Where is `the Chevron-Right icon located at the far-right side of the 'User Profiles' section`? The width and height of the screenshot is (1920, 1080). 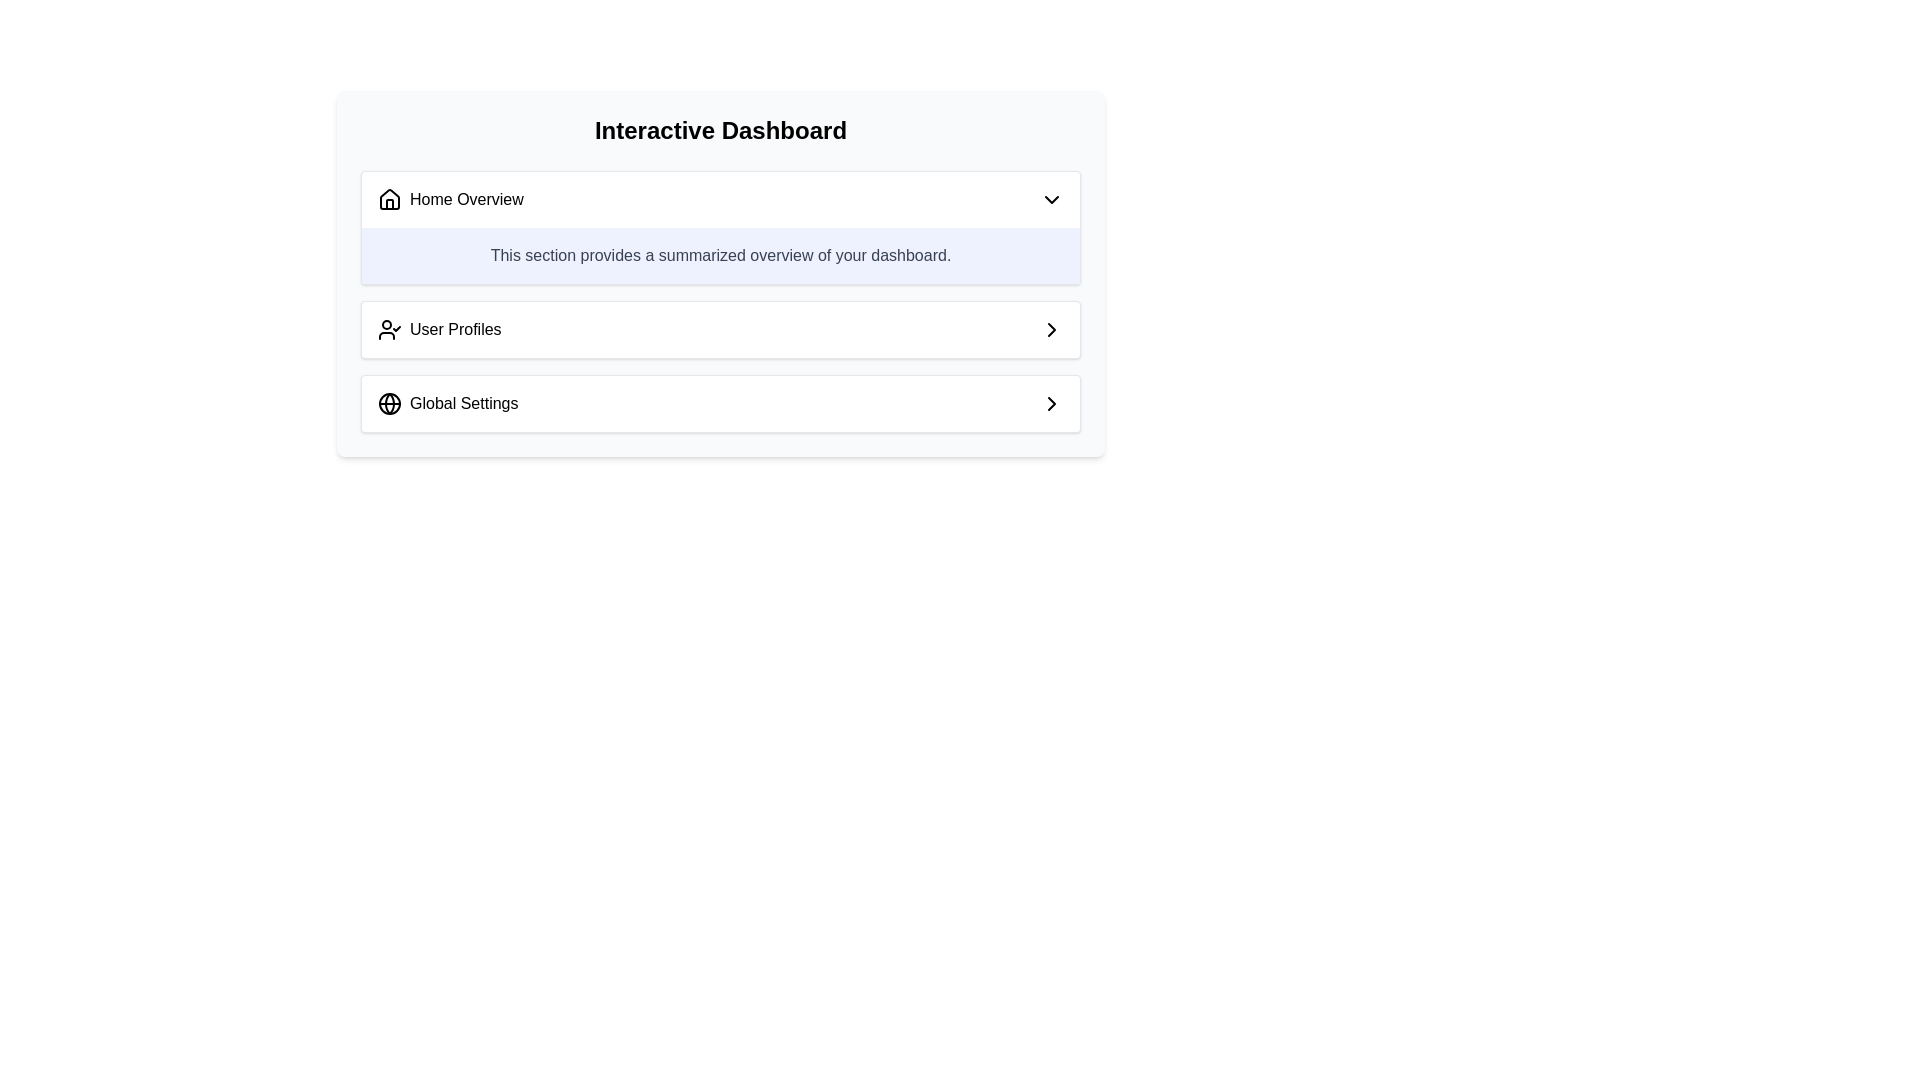
the Chevron-Right icon located at the far-right side of the 'User Profiles' section is located at coordinates (1050, 329).